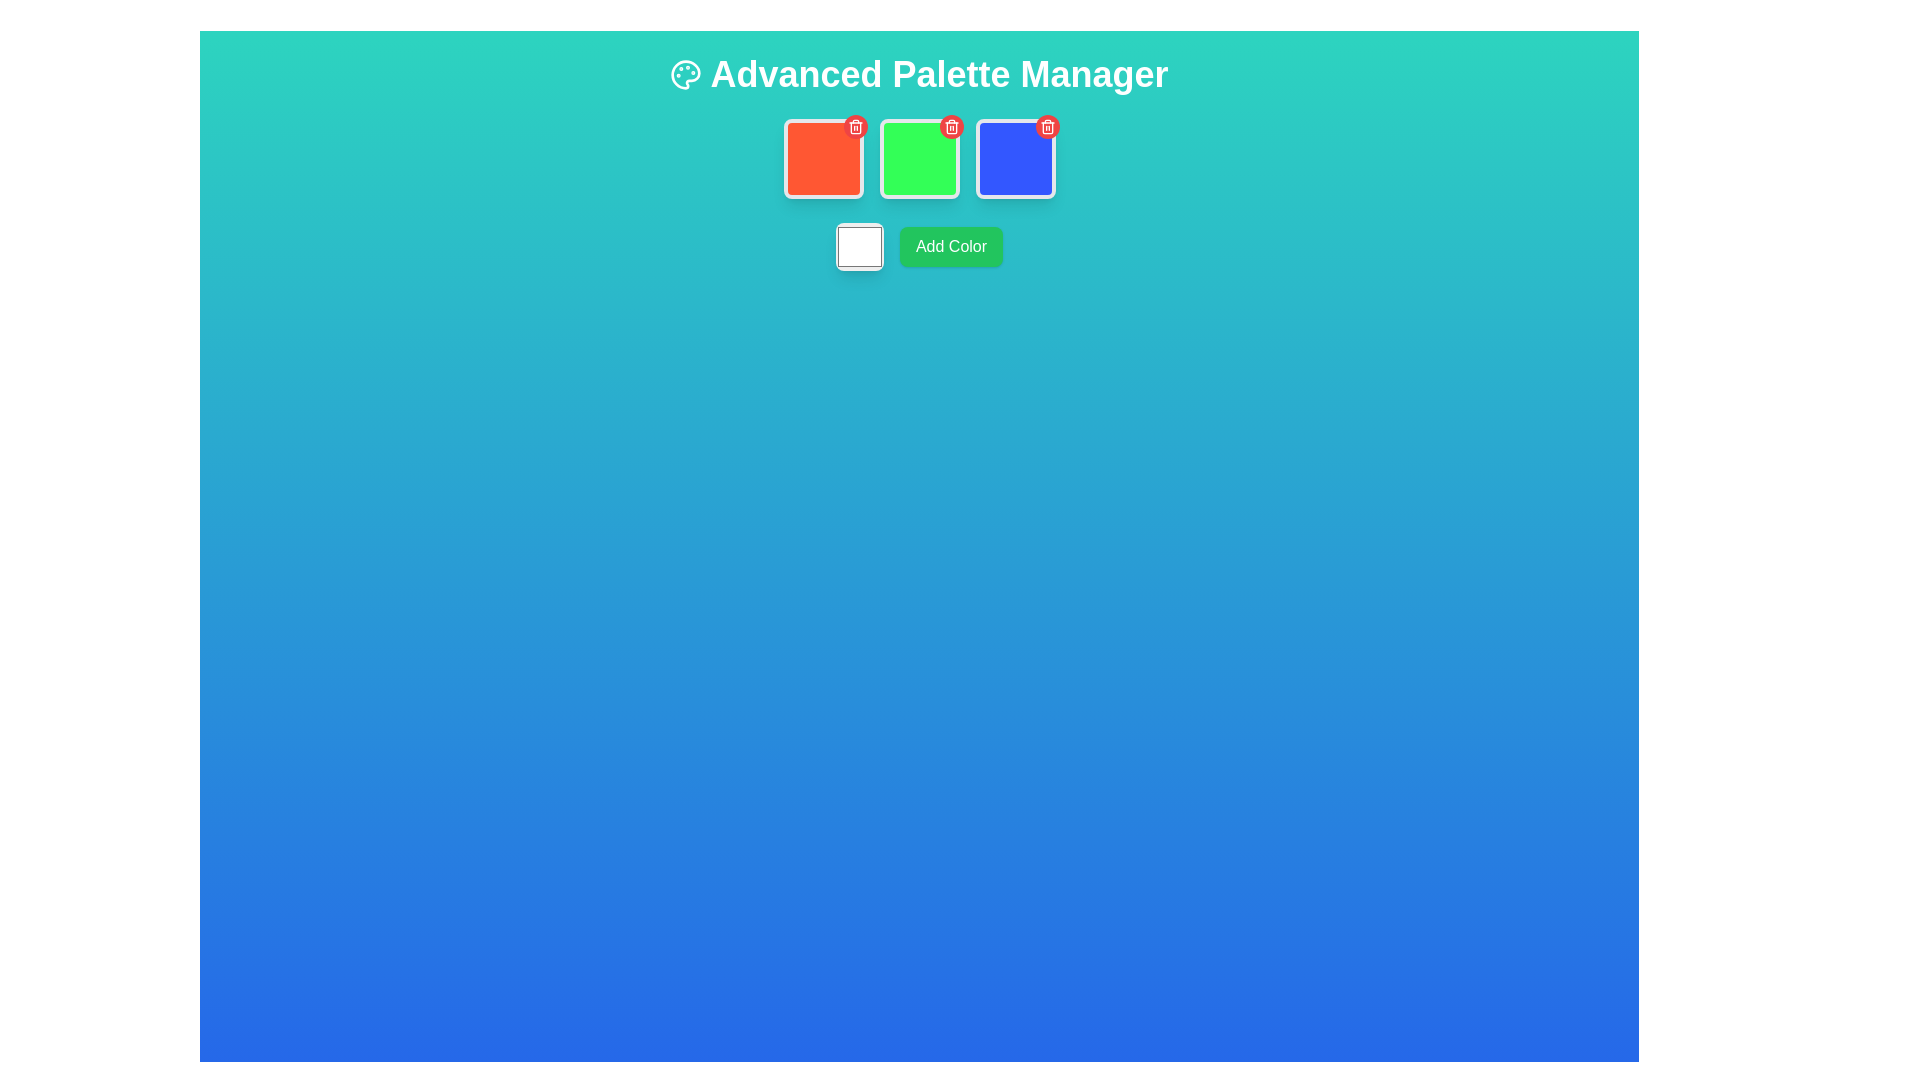  I want to click on the color selection button in the Advanced Palette Manager, which is located between a red square and a blue square, so click(918, 157).